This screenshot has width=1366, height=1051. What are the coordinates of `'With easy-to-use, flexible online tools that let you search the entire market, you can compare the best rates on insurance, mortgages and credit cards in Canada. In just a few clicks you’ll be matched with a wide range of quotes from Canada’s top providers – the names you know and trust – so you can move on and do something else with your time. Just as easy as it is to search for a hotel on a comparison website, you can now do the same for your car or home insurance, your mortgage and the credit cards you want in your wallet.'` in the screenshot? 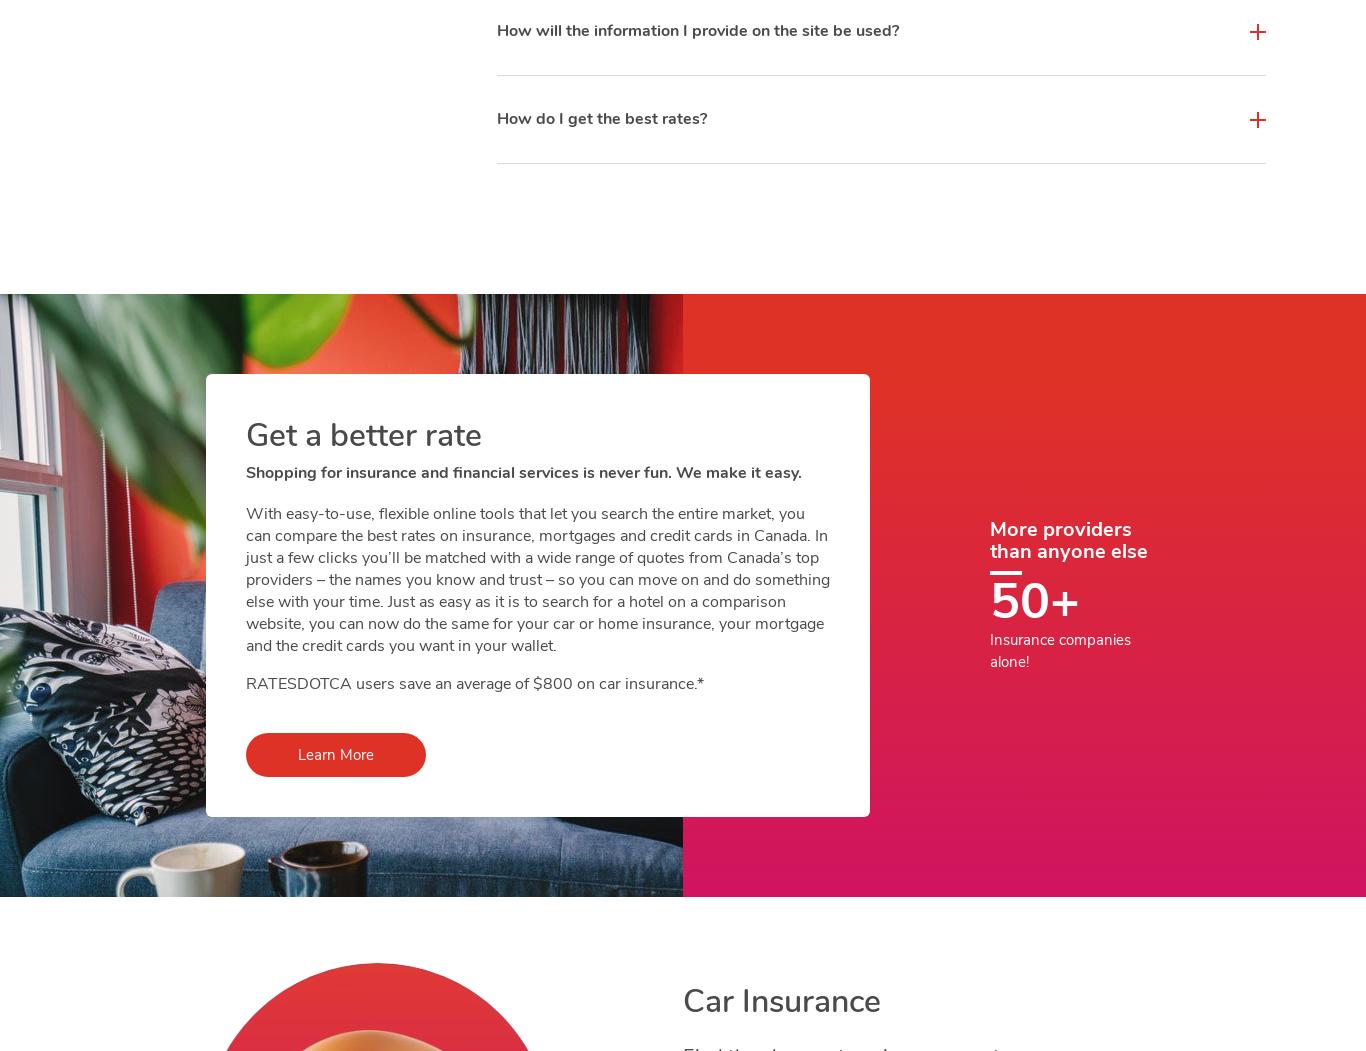 It's located at (538, 580).